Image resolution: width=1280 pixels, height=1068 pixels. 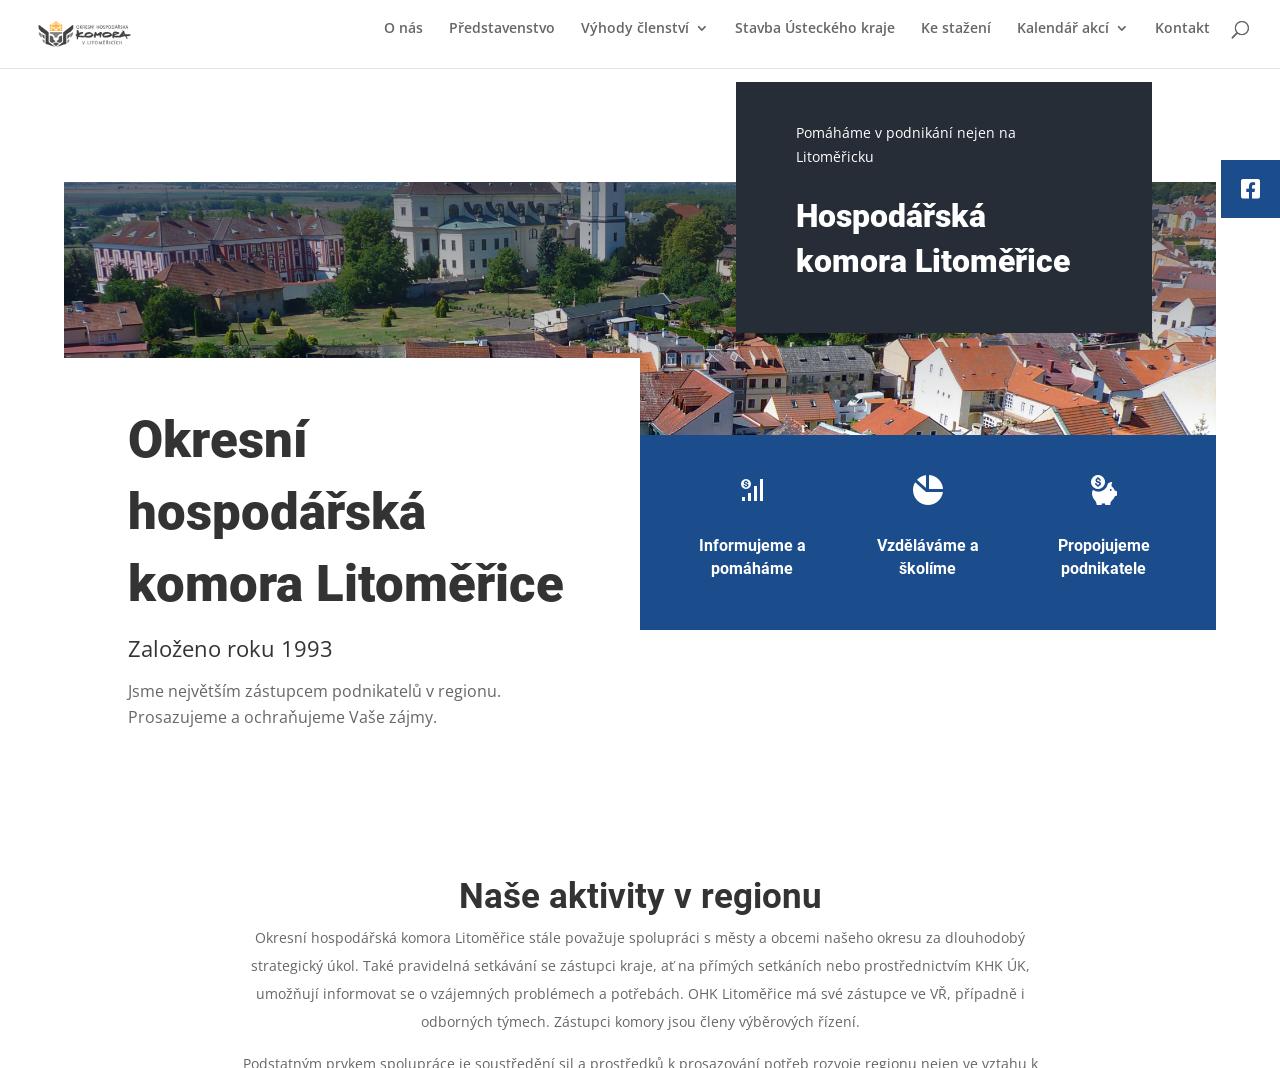 I want to click on 'Okresní hospodářská komora Litoměřice', so click(x=127, y=511).